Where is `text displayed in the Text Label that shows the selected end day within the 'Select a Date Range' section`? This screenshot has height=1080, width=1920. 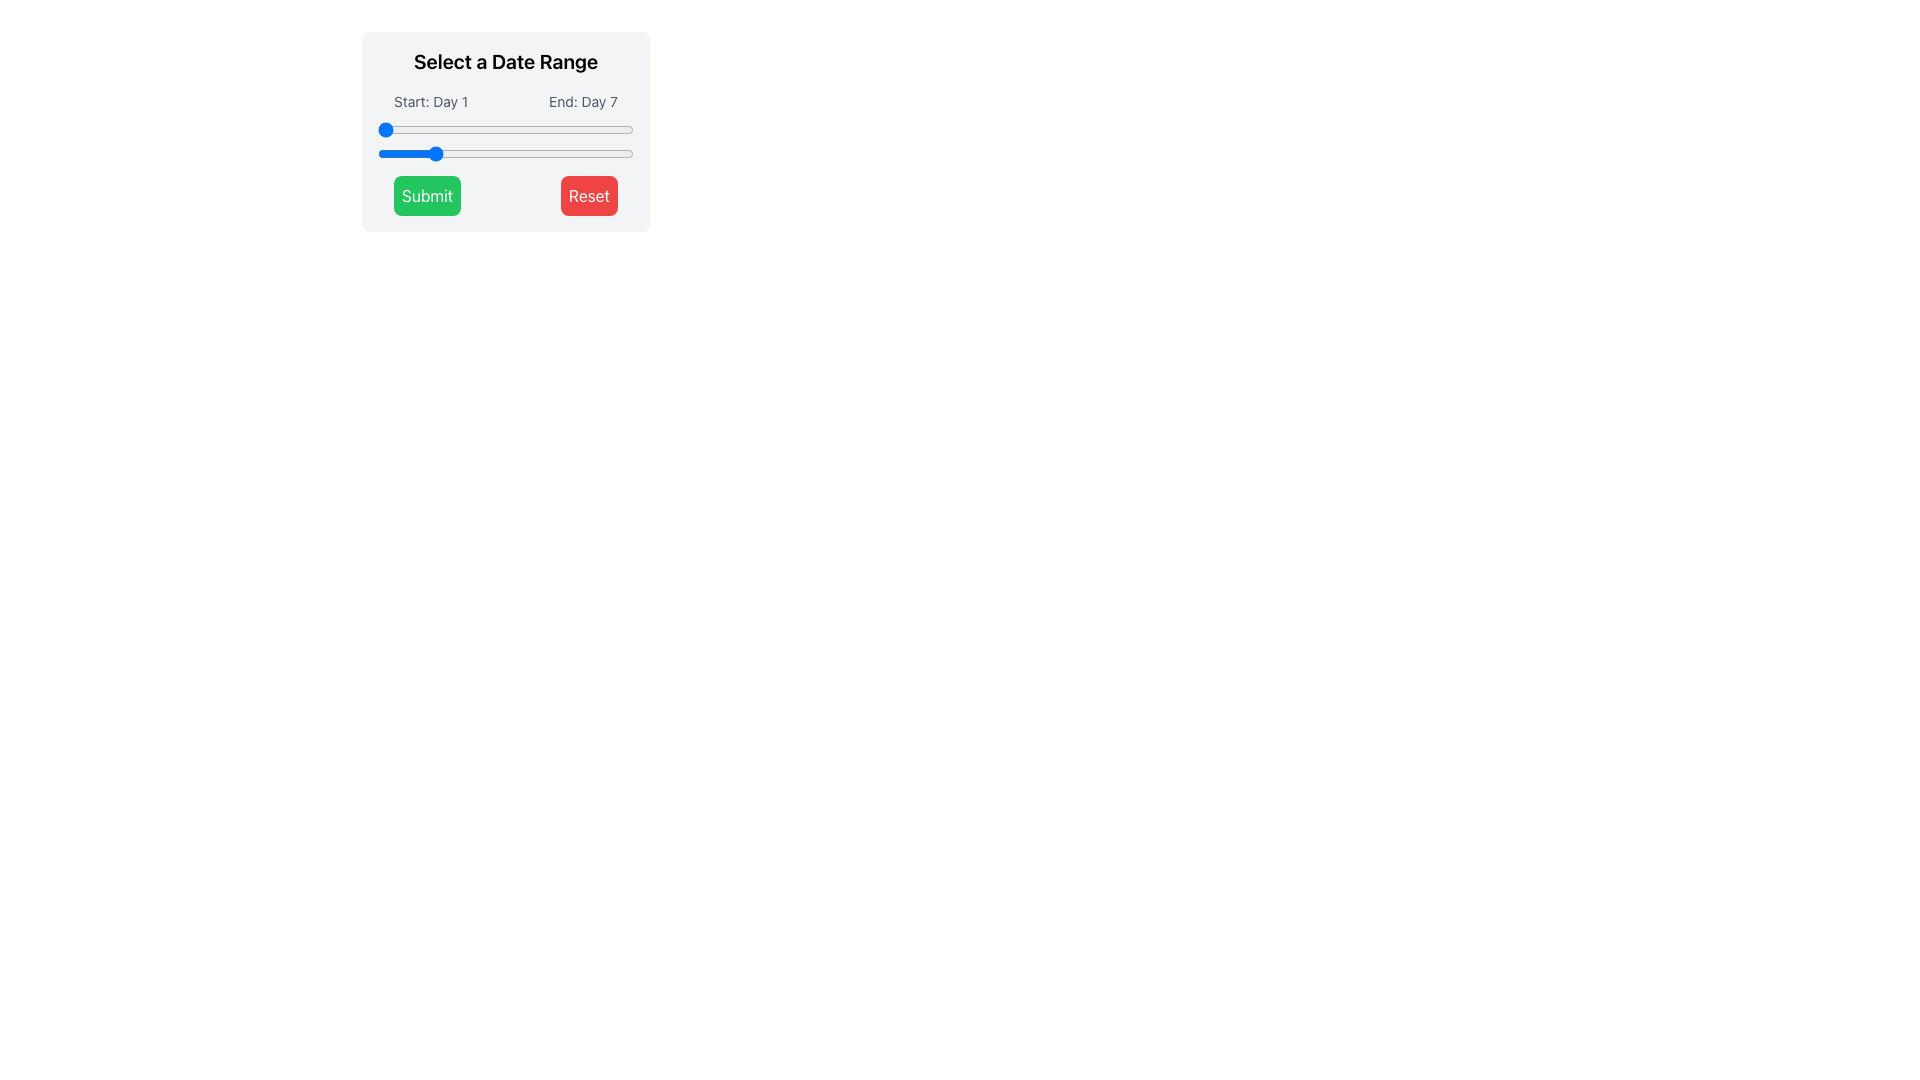
text displayed in the Text Label that shows the selected end day within the 'Select a Date Range' section is located at coordinates (582, 101).